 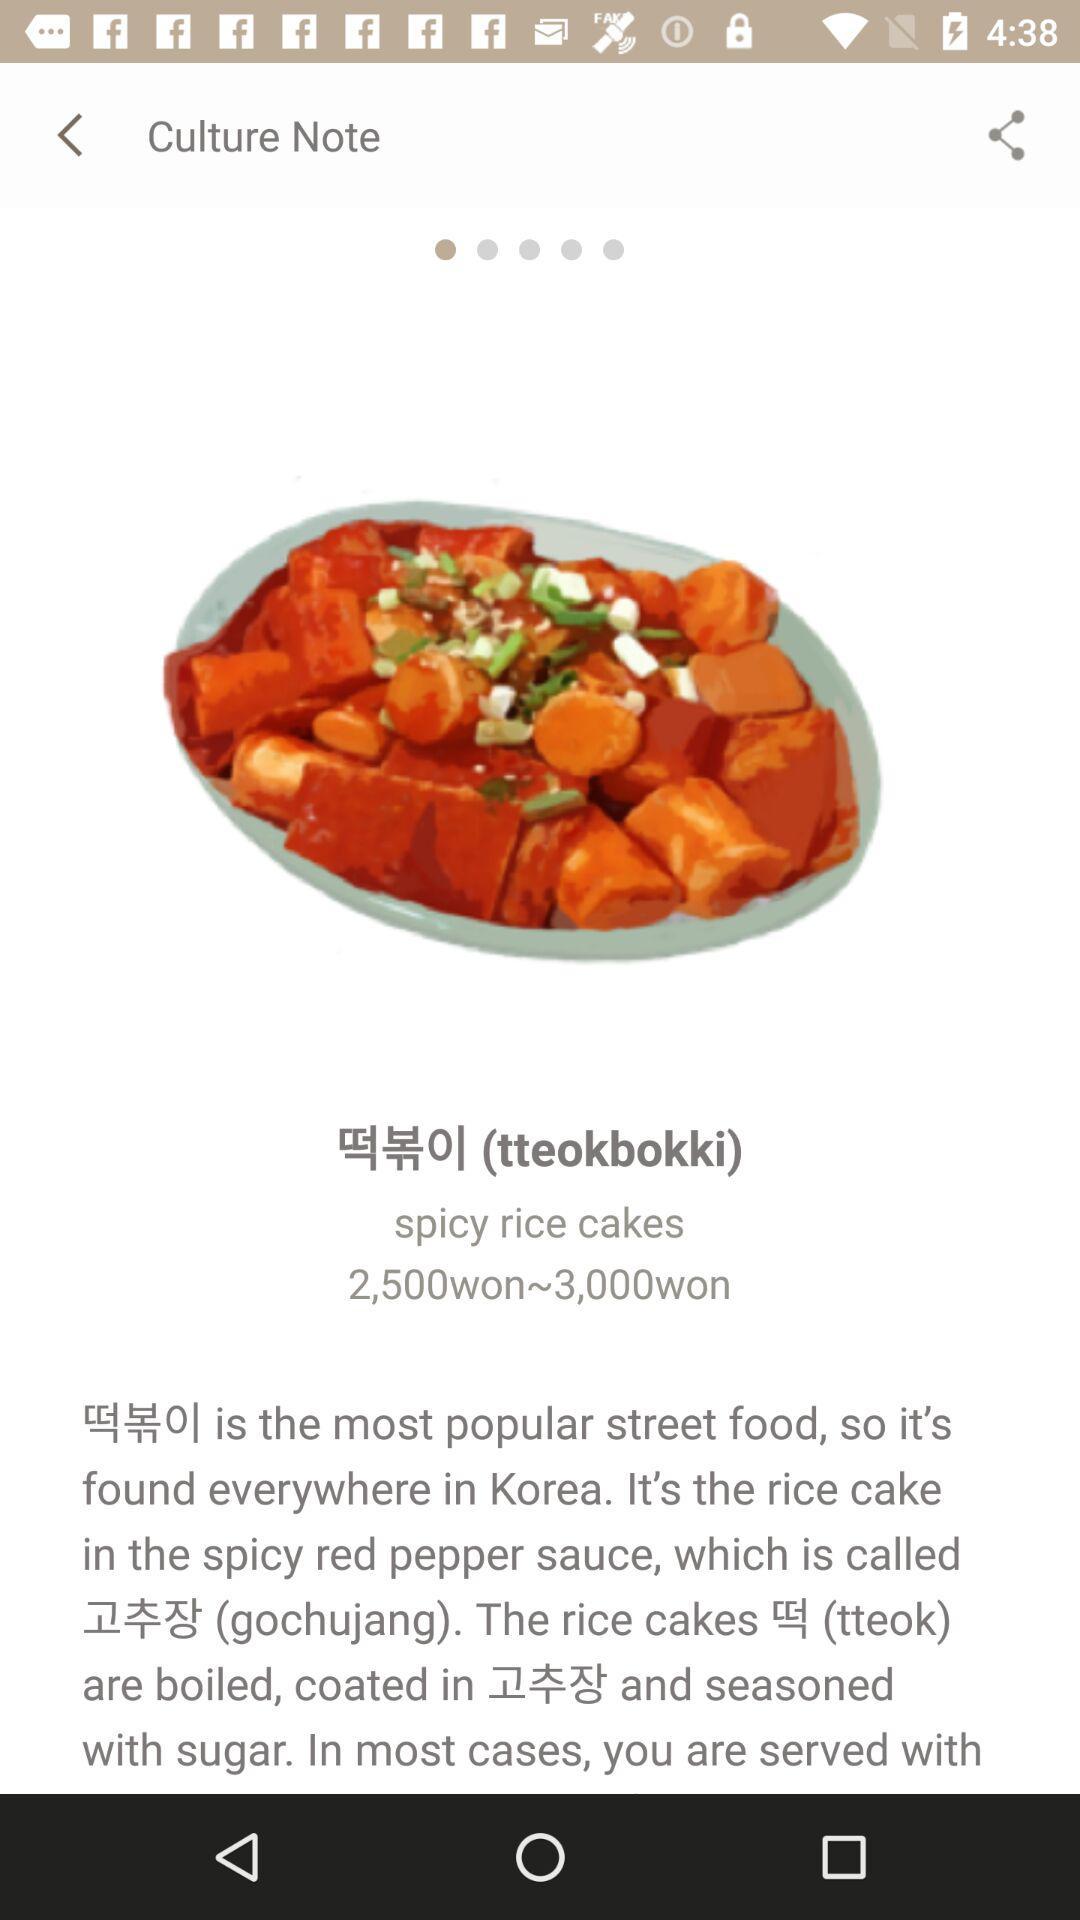 What do you see at coordinates (487, 248) in the screenshot?
I see `the favorite icon` at bounding box center [487, 248].